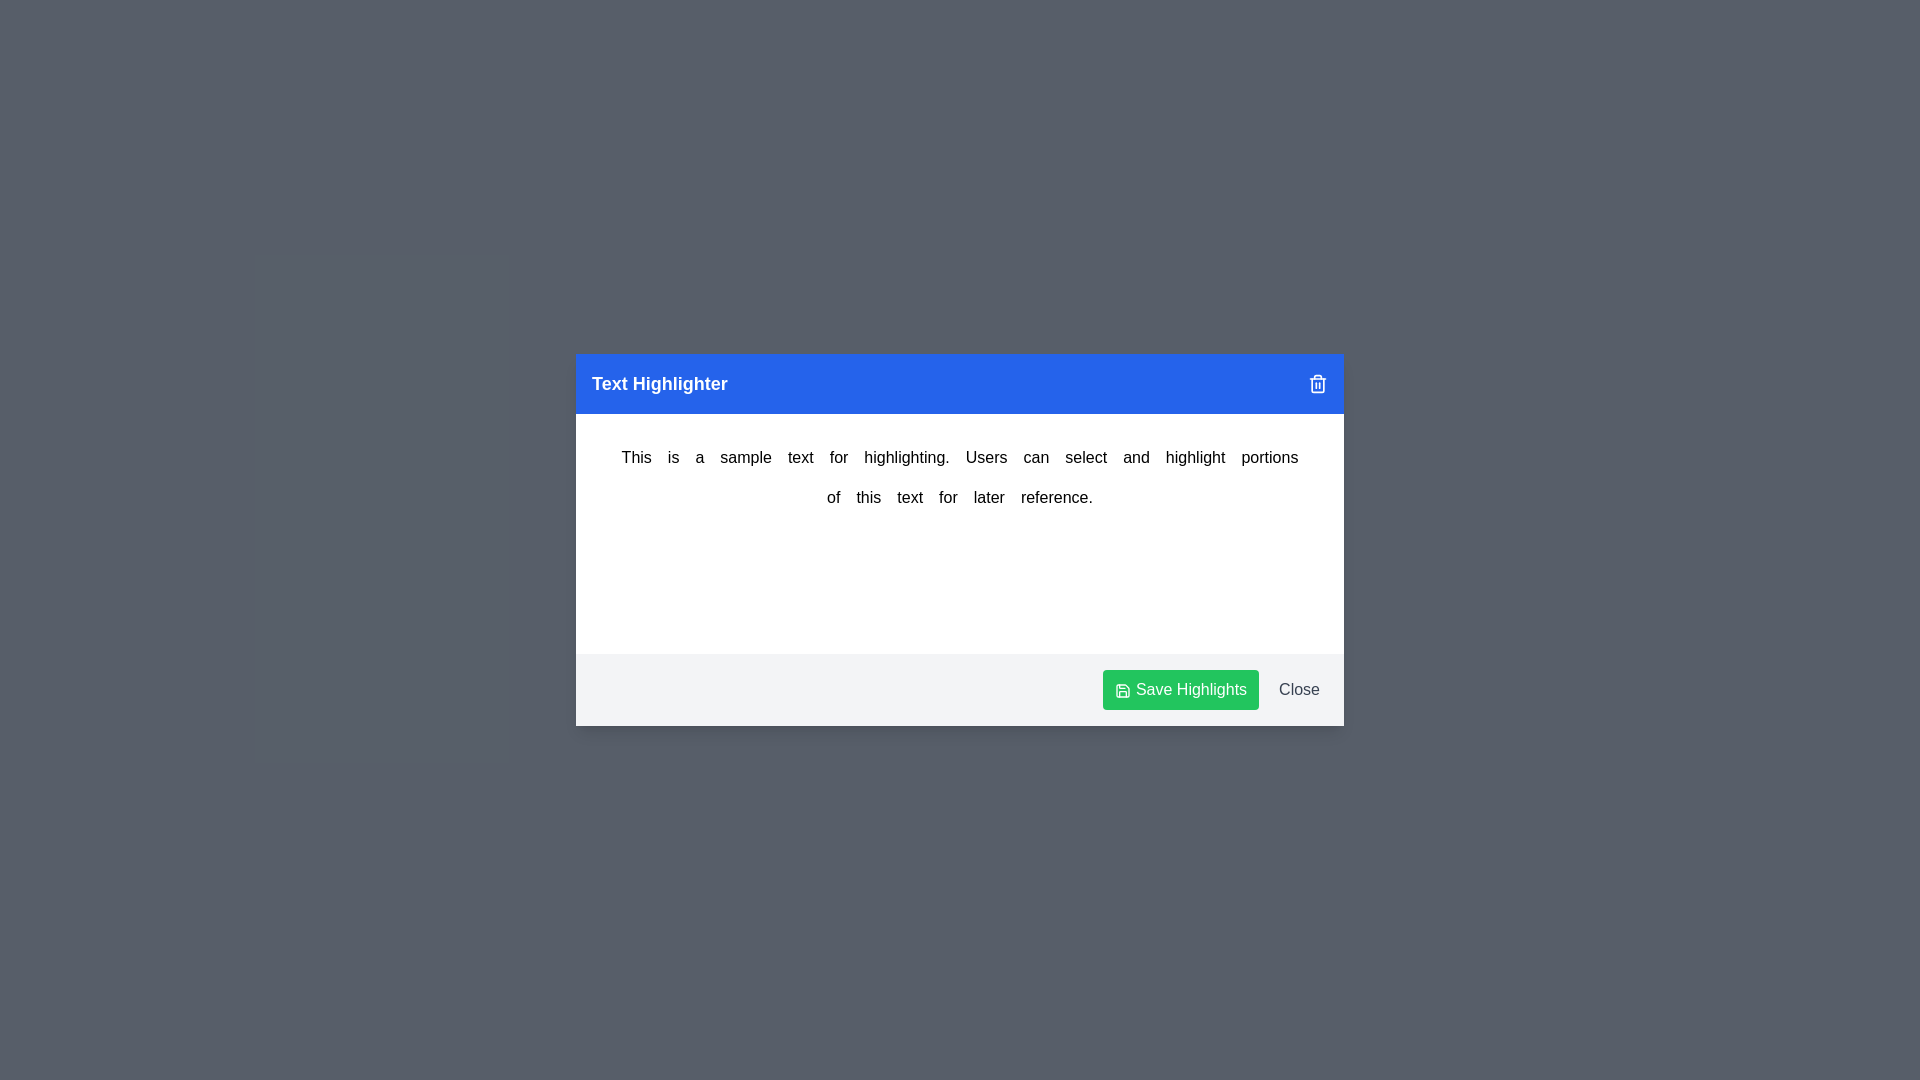  Describe the element at coordinates (635, 458) in the screenshot. I see `the word 'This' by clicking on it` at that location.